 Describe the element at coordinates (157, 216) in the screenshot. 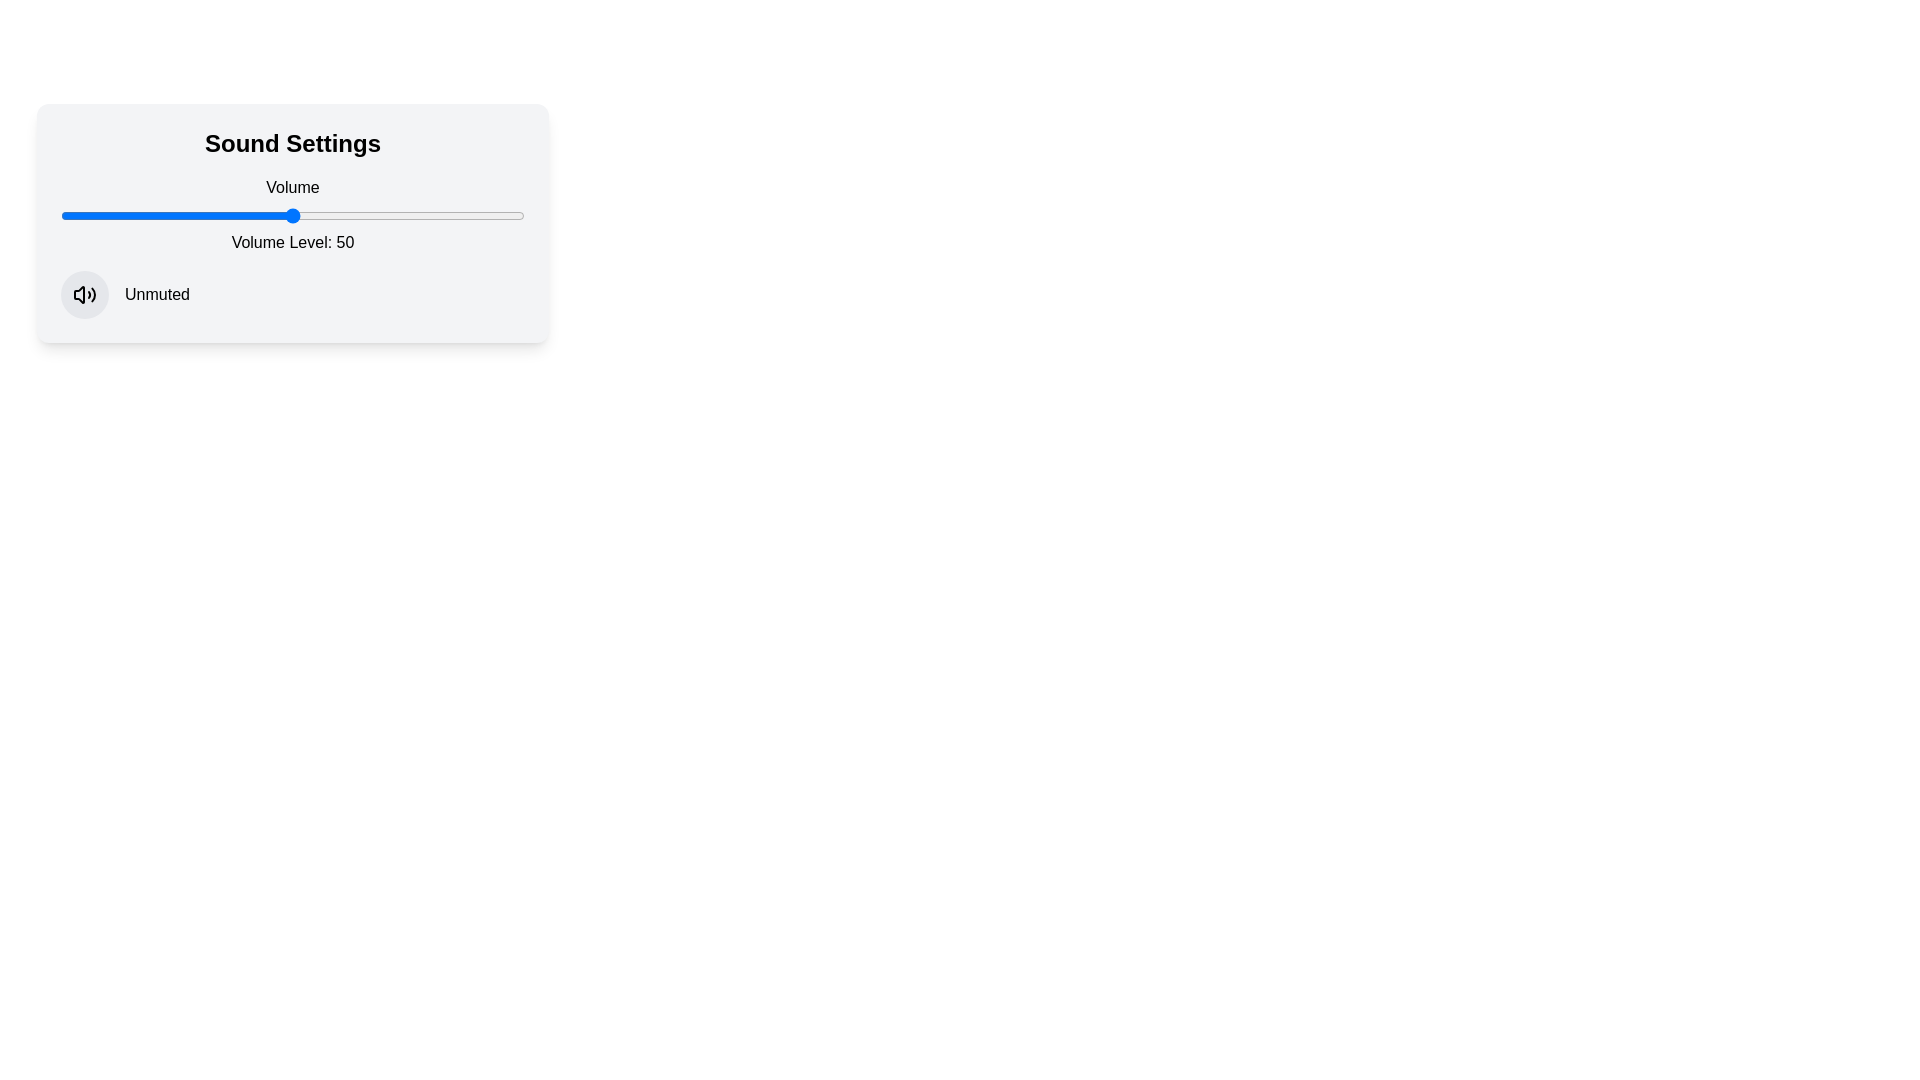

I see `the volume` at that location.